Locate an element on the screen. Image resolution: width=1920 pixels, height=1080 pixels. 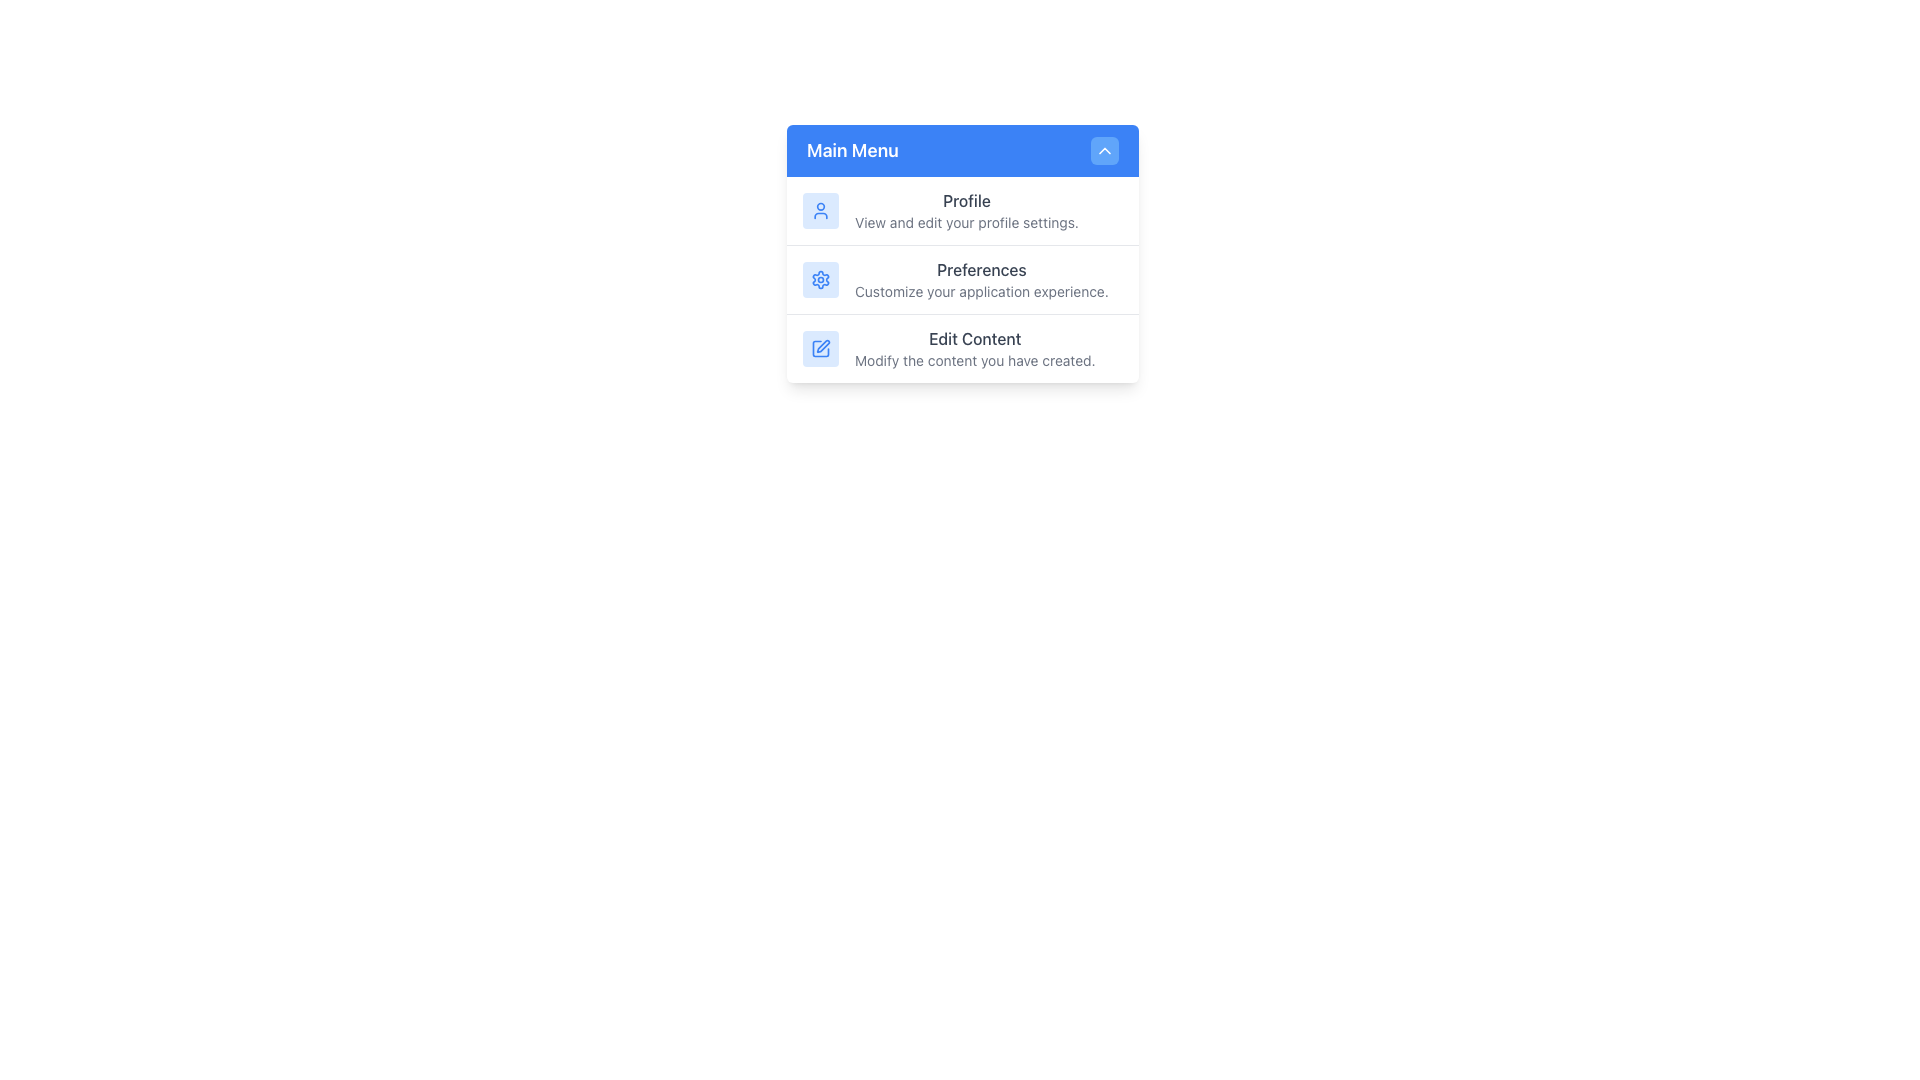
the static text element that serves as the title for the third menu option under the 'Main Menu' heading is located at coordinates (975, 338).